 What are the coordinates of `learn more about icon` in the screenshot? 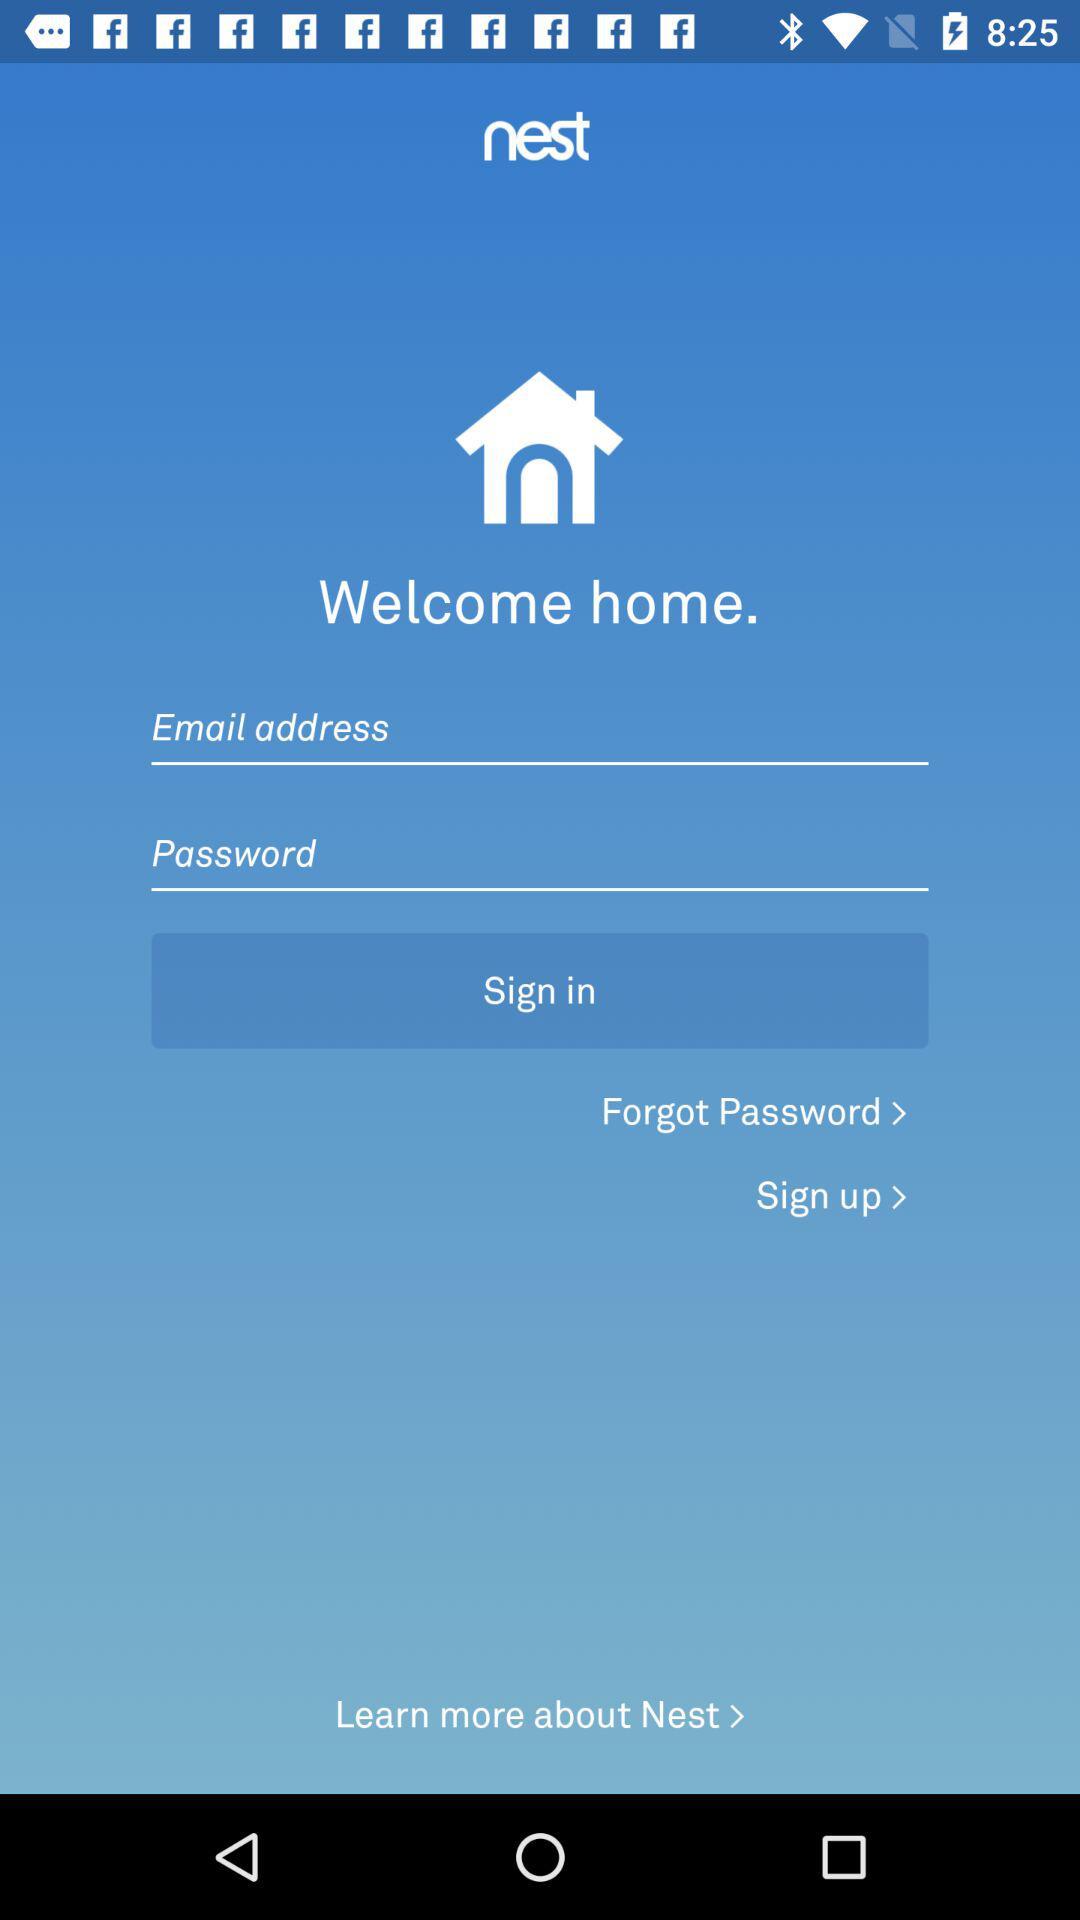 It's located at (540, 1713).